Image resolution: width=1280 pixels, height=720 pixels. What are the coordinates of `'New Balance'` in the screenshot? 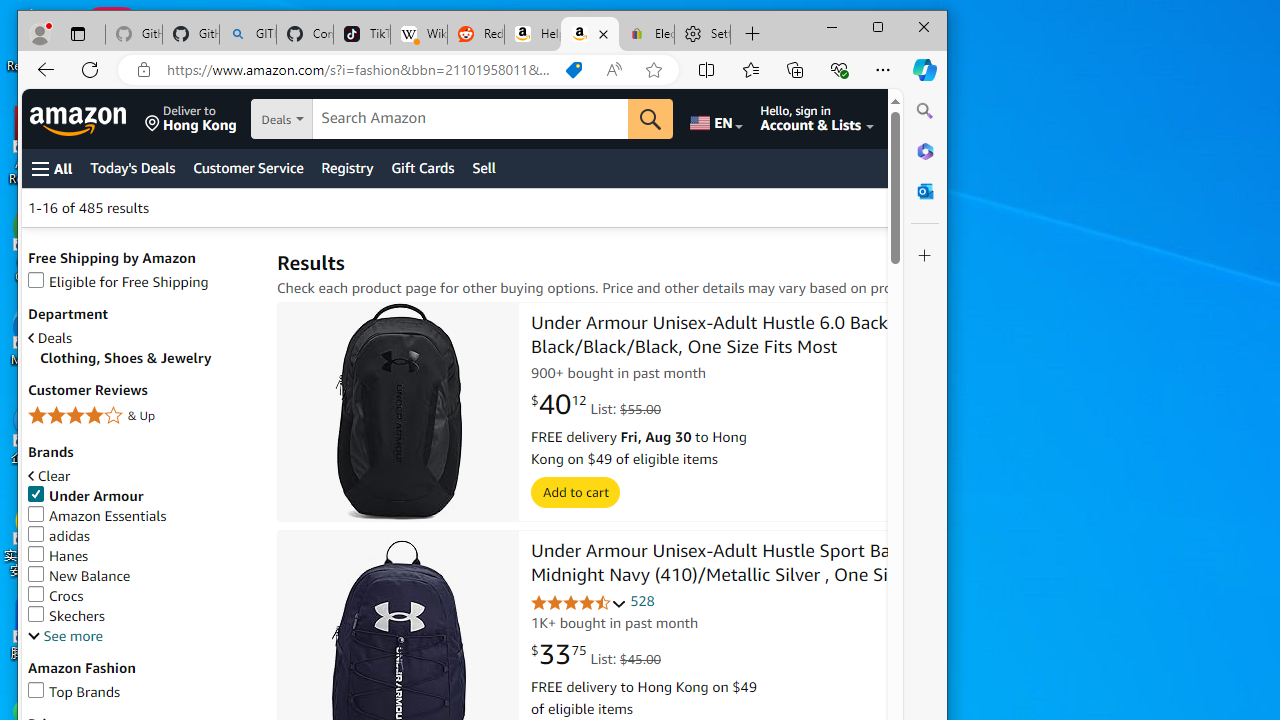 It's located at (141, 576).